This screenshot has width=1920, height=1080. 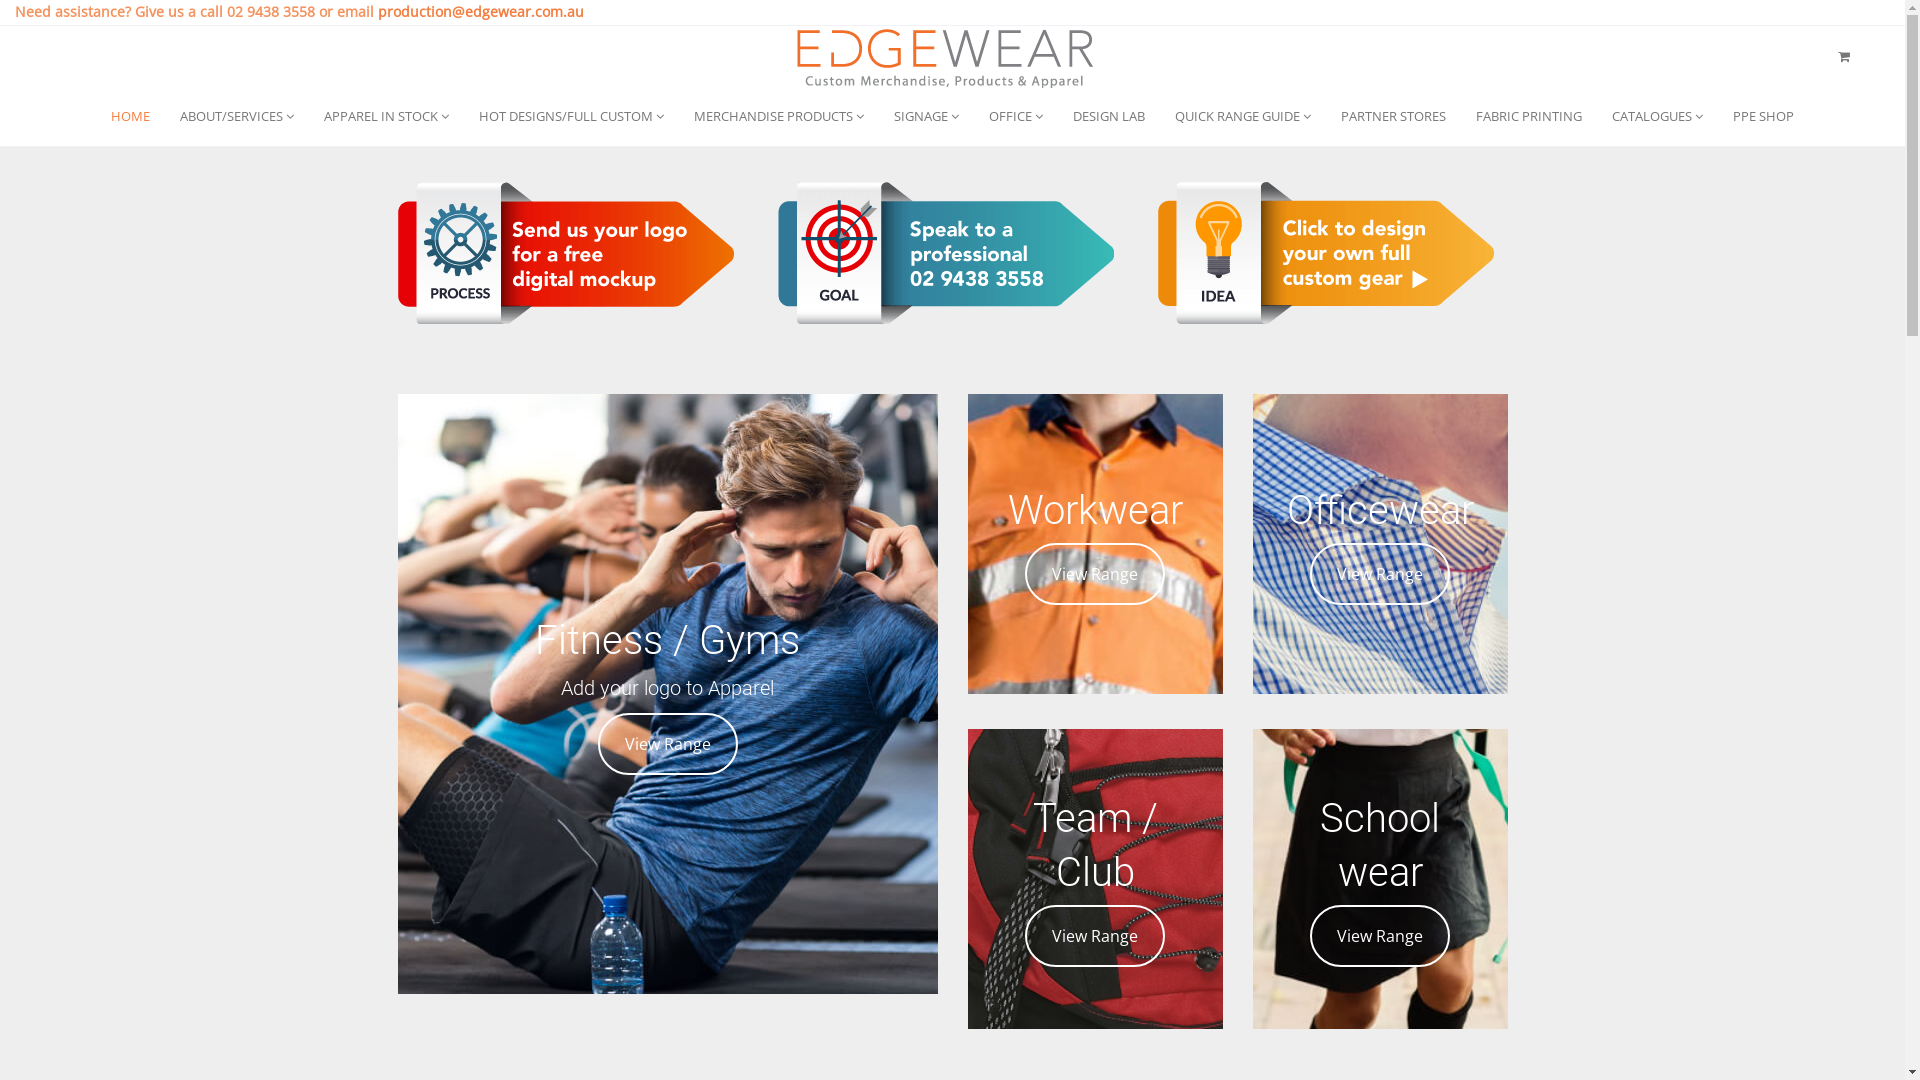 I want to click on 'DESIGN LAB', so click(x=1056, y=115).